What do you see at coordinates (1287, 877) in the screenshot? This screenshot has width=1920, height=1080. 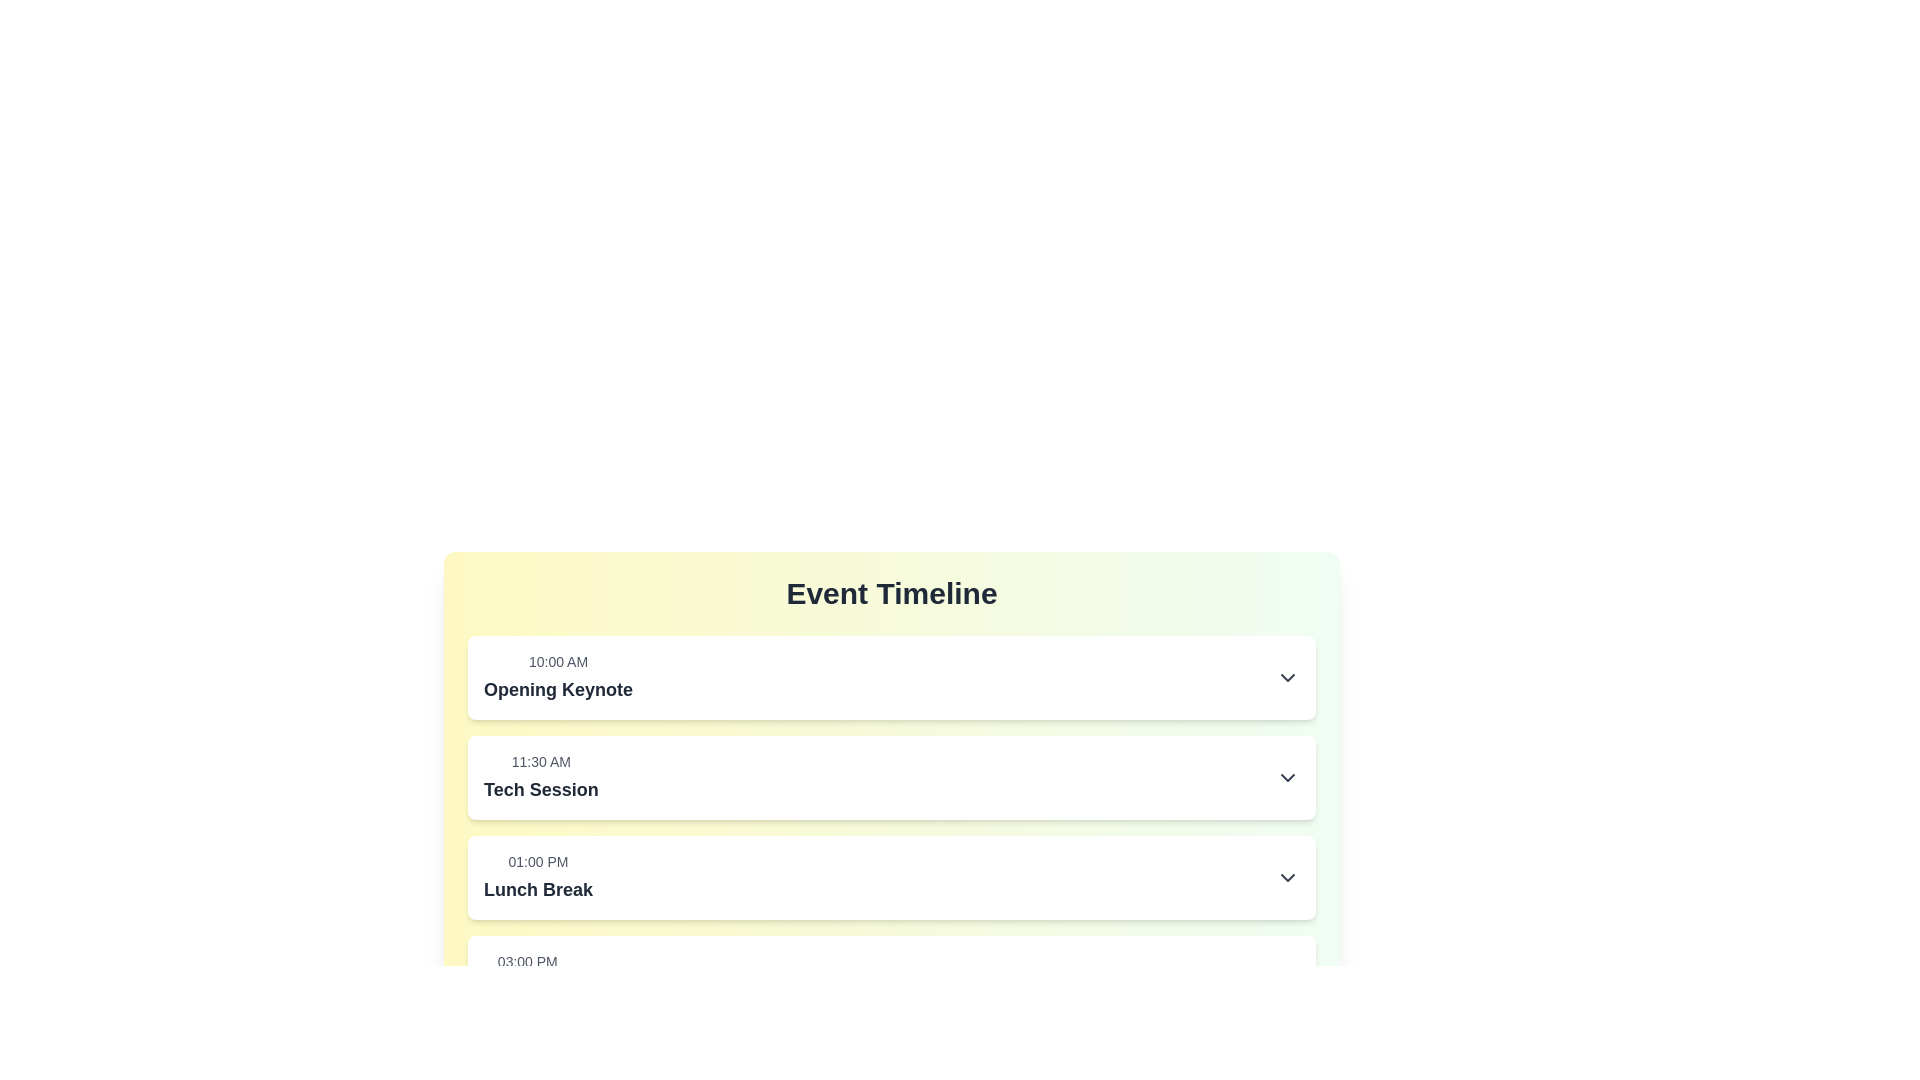 I see `the chevron icon button on the far right of the 'Lunch Break' row` at bounding box center [1287, 877].